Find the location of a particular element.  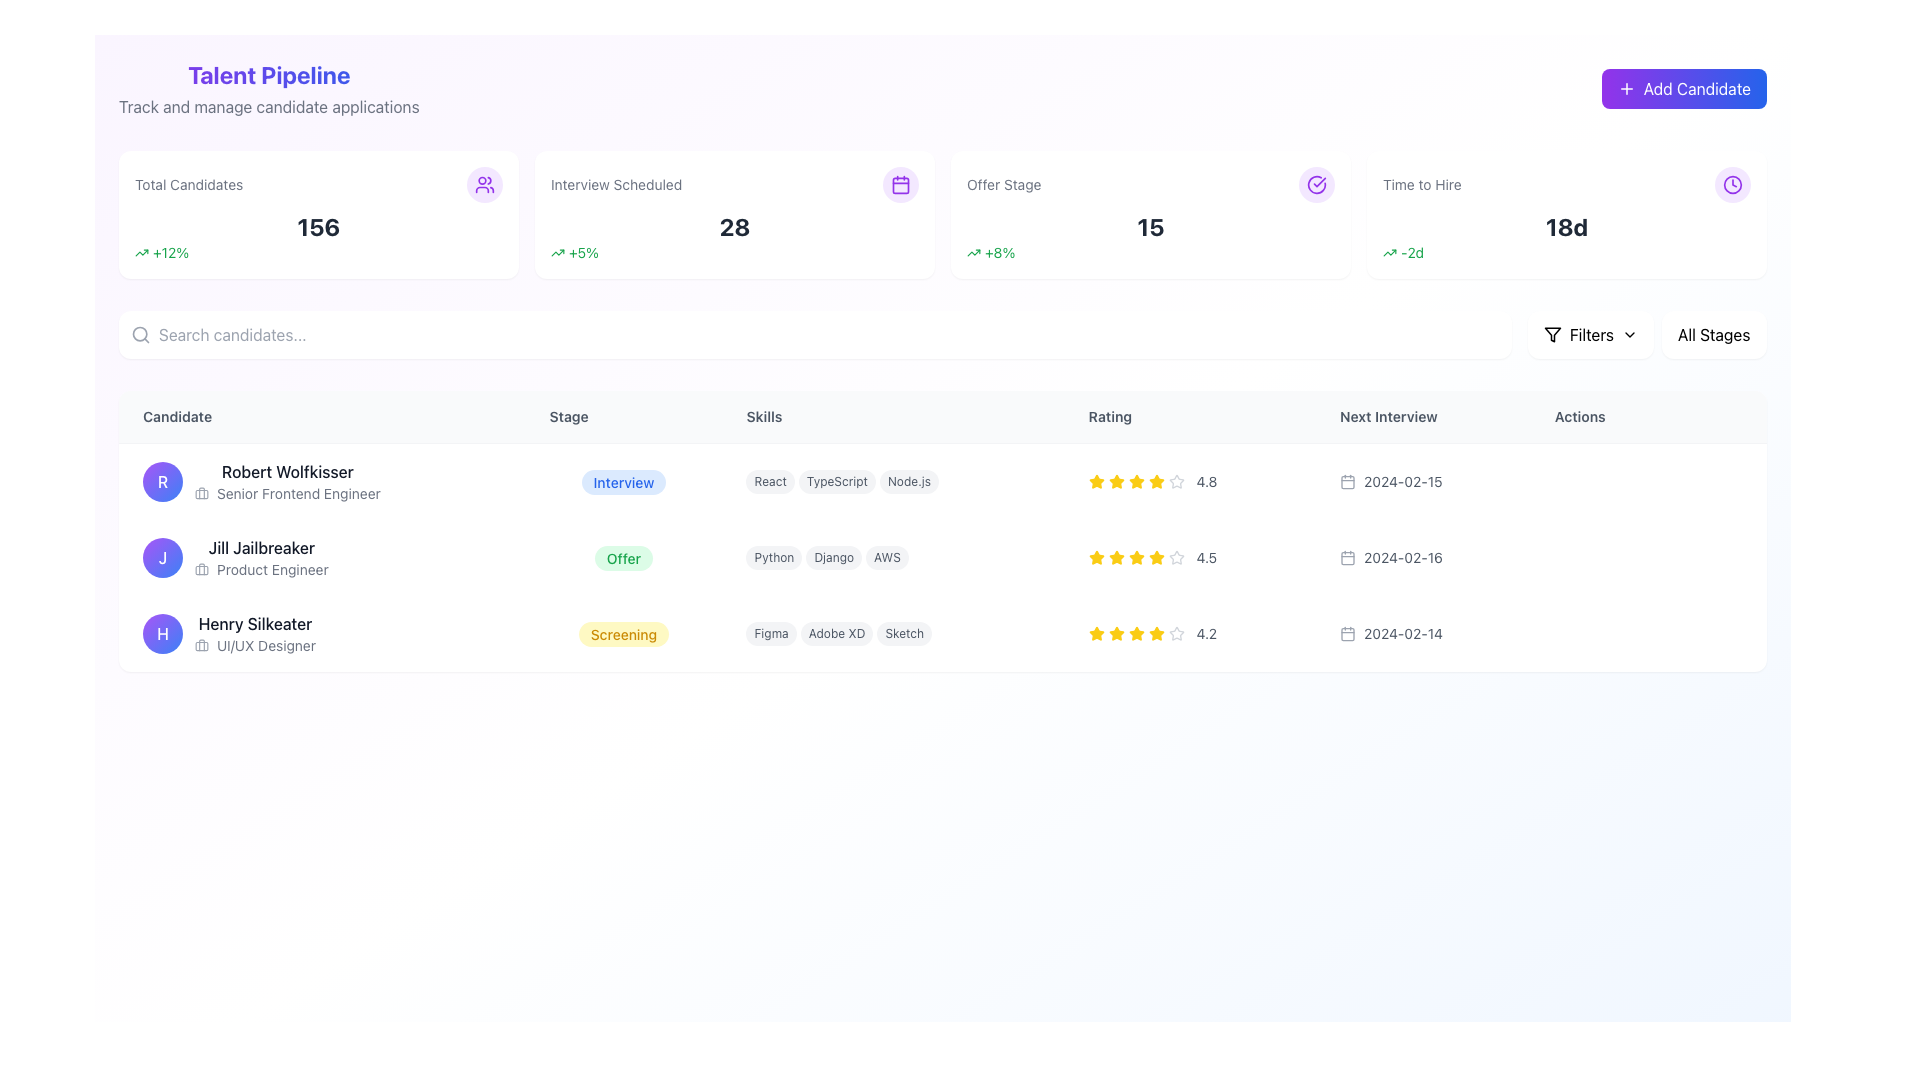

label indicating the filtering function, which is positioned near the top-right of the interface, between the filter icon and a dropdown chevron is located at coordinates (1590, 334).